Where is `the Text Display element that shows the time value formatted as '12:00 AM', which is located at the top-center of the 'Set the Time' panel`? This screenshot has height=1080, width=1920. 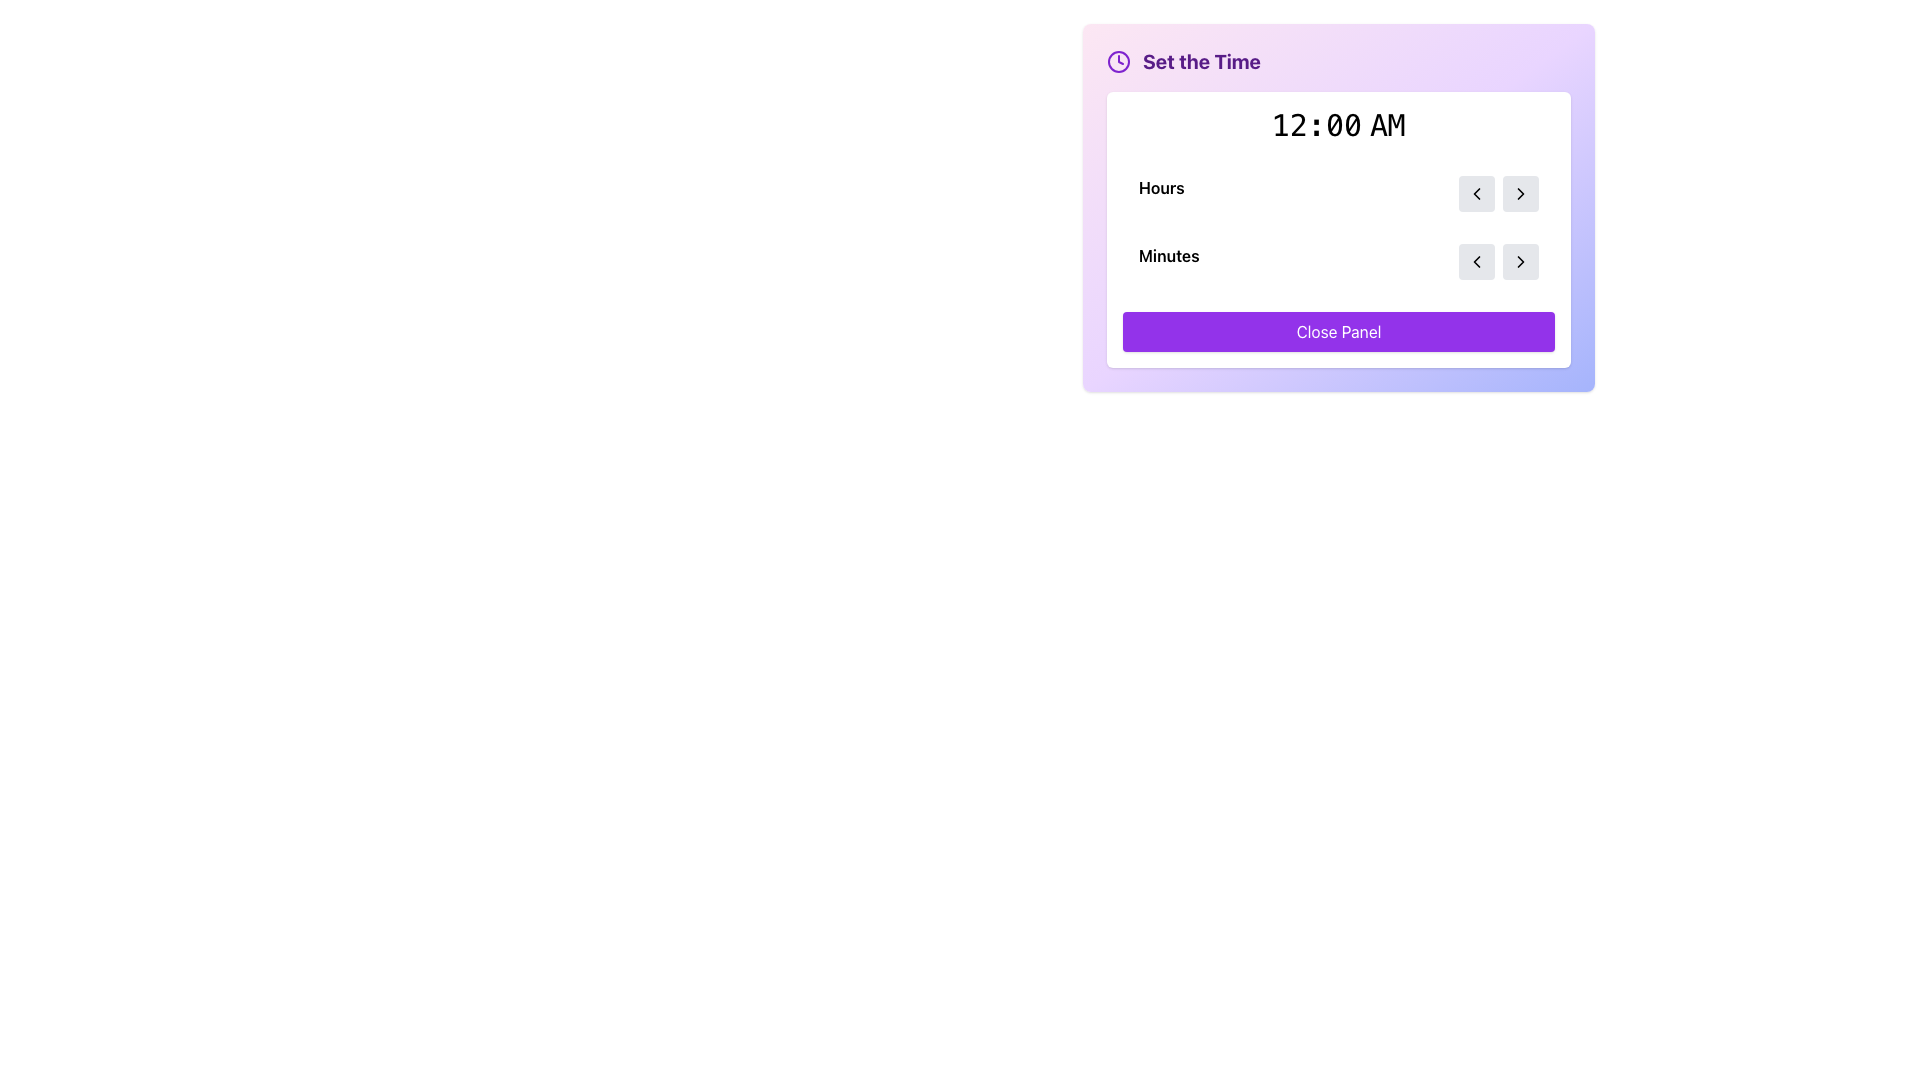 the Text Display element that shows the time value formatted as '12:00 AM', which is located at the top-center of the 'Set the Time' panel is located at coordinates (1339, 126).